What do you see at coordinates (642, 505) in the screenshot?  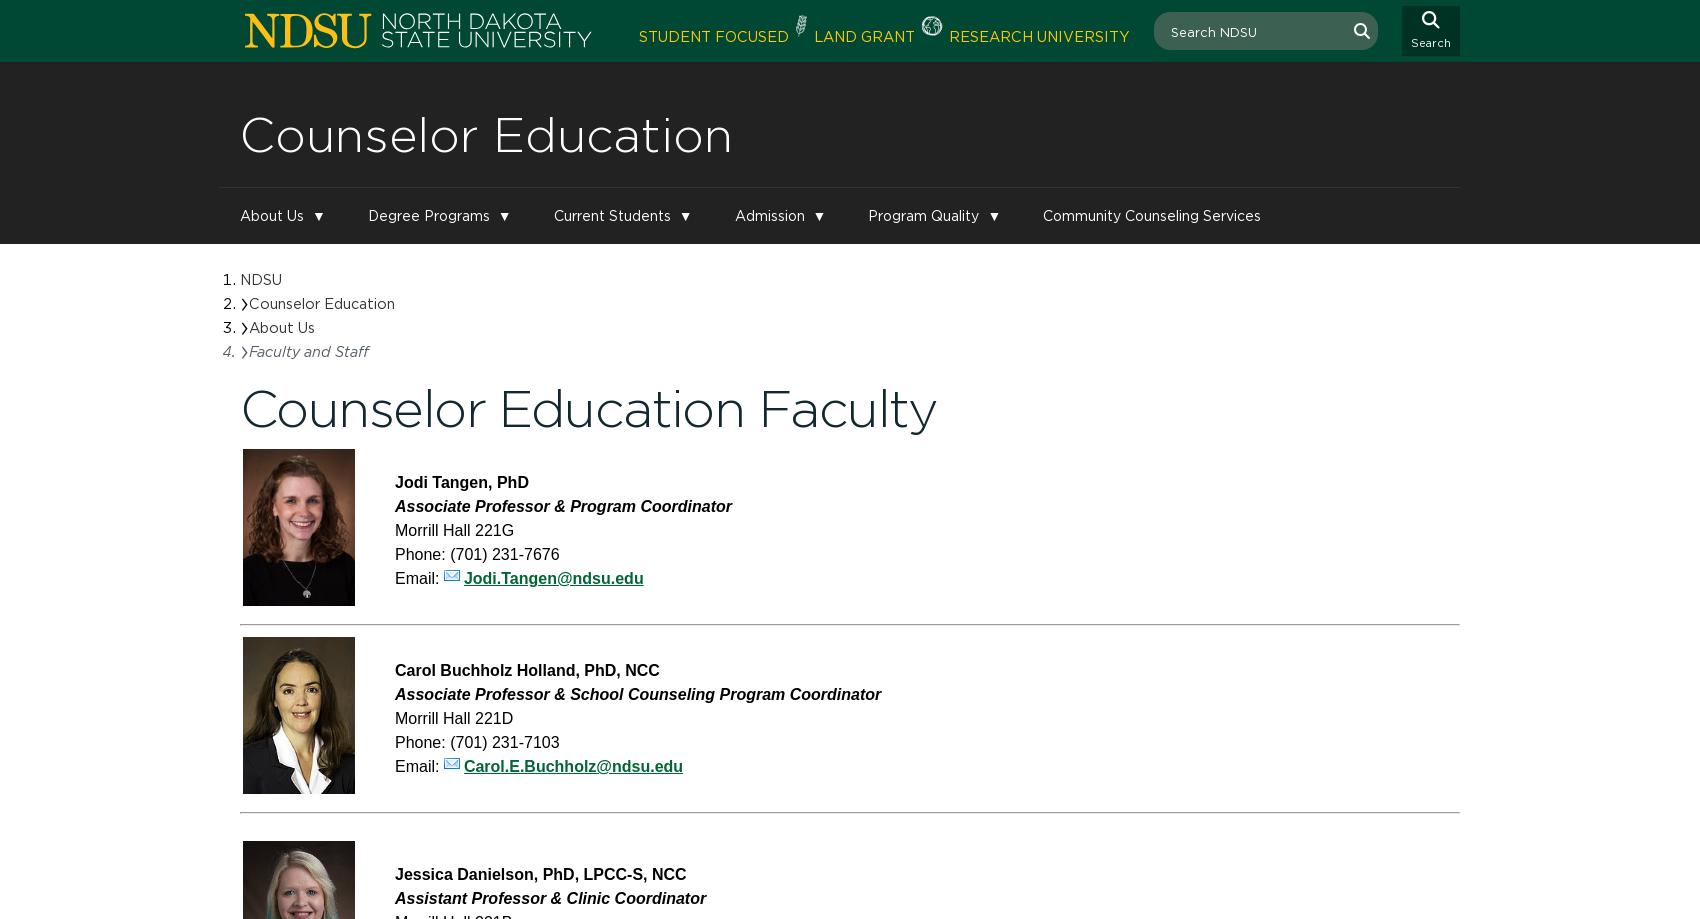 I see `'& Program Coordinator'` at bounding box center [642, 505].